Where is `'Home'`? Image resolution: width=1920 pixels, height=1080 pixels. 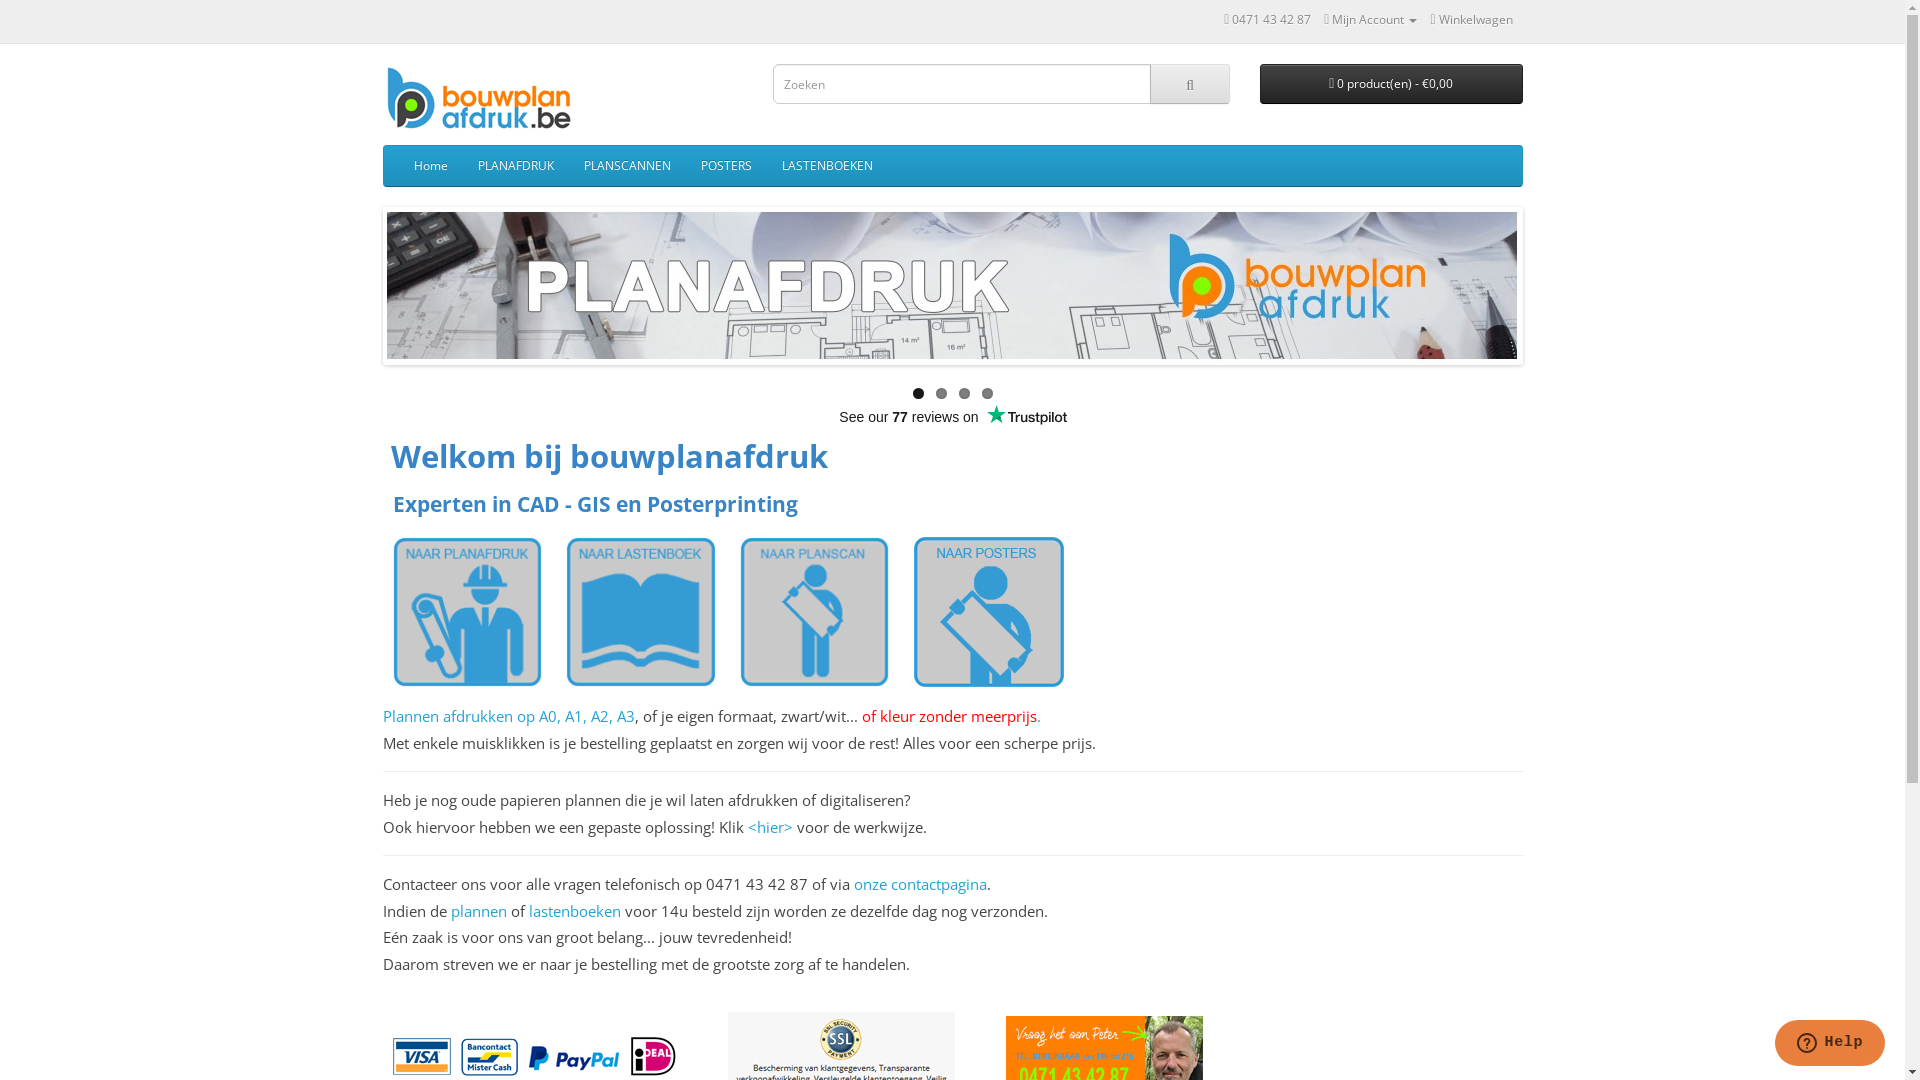 'Home' is located at coordinates (398, 164).